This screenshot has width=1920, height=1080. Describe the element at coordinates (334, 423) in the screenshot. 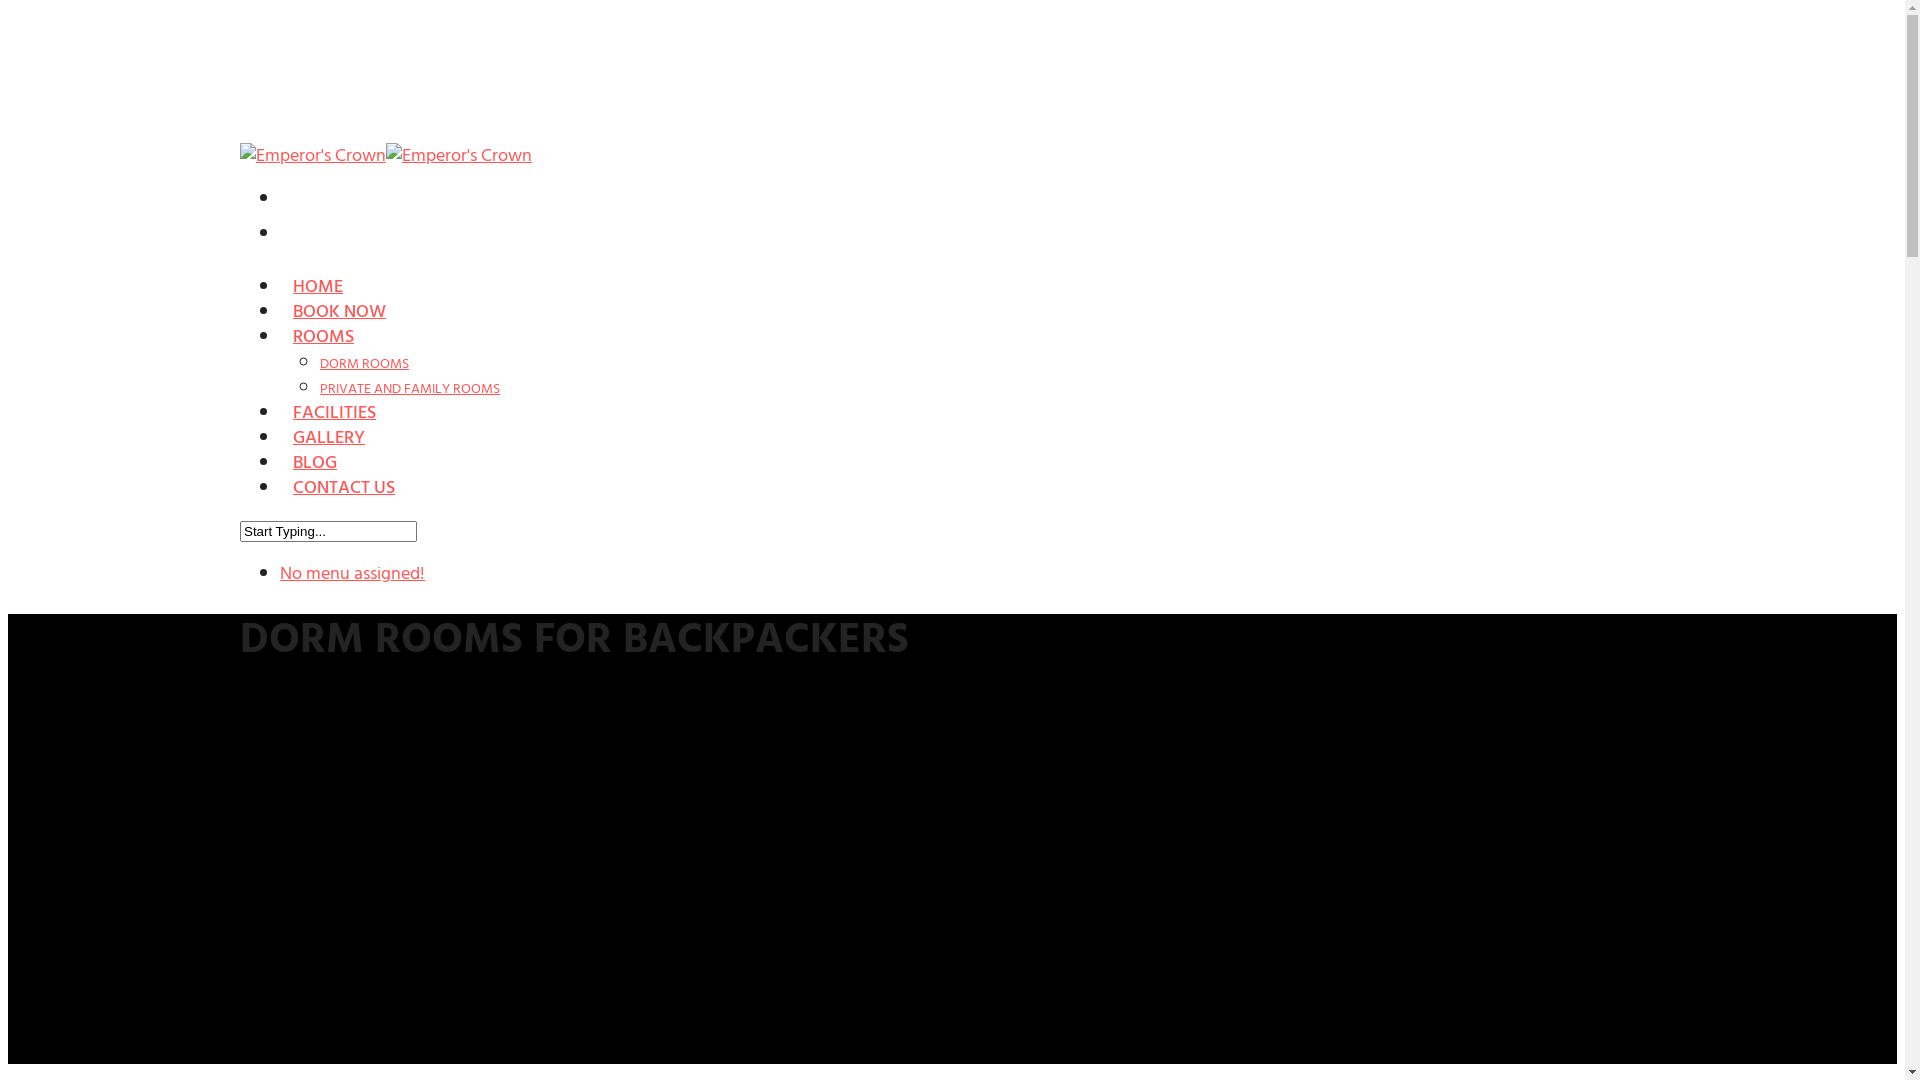

I see `'FACILITIES'` at that location.